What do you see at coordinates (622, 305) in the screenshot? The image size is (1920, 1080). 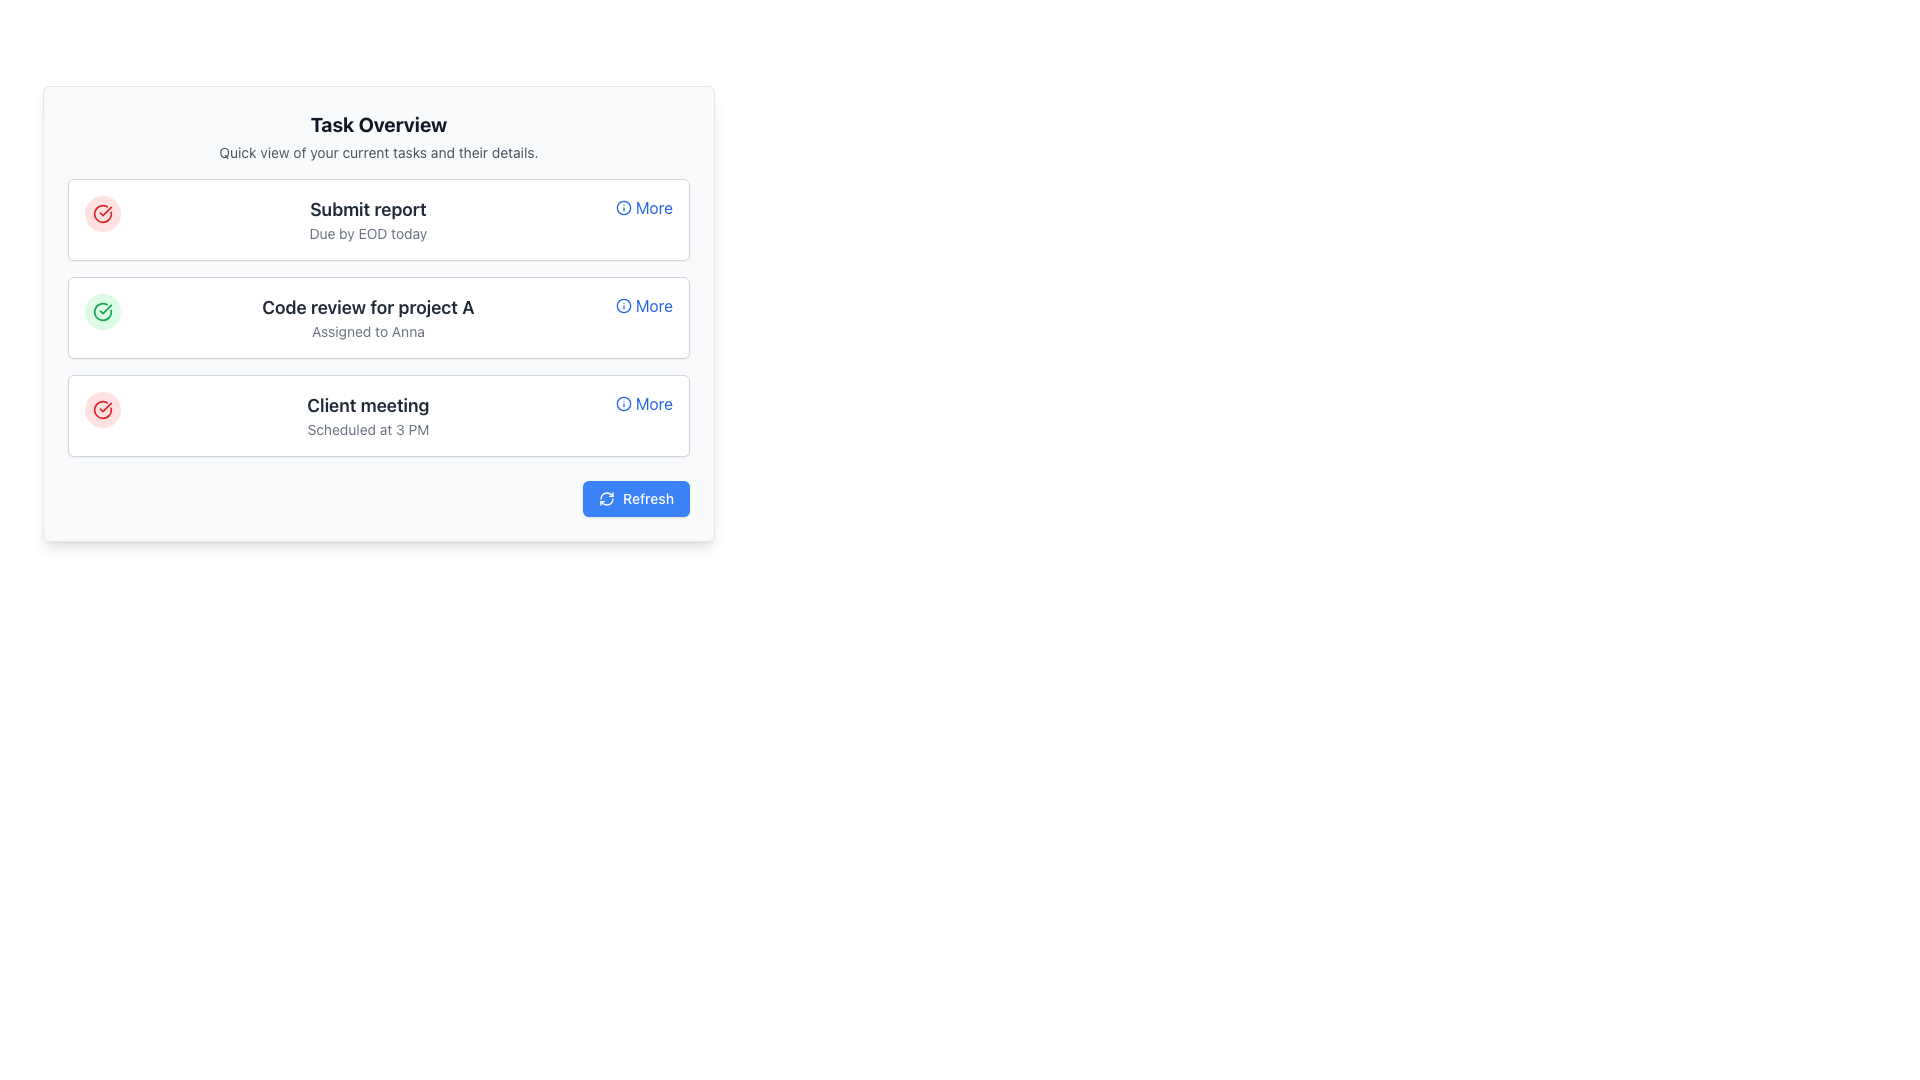 I see `the 'info' icon represented by the SVG circle near the second task item labeled 'Code review for project A'` at bounding box center [622, 305].